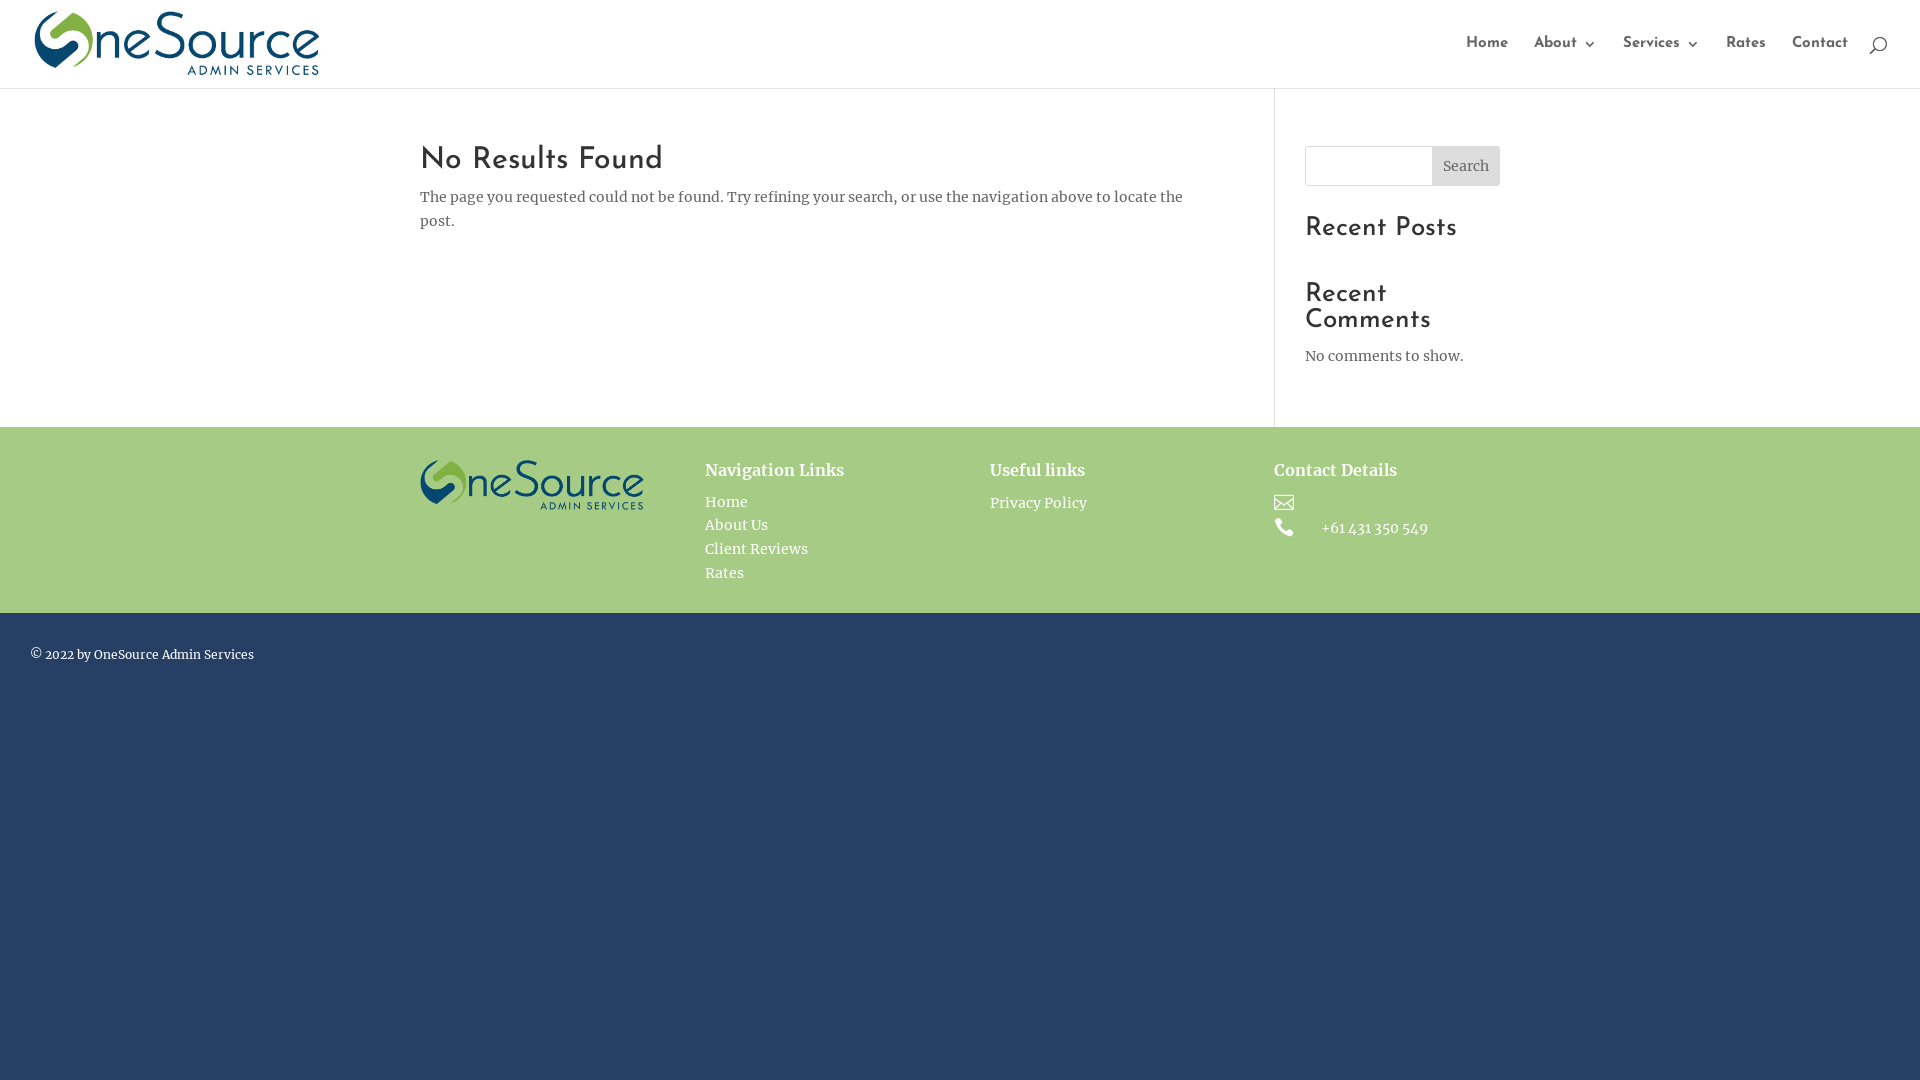 The image size is (1920, 1080). I want to click on 'Rates', so click(1745, 61).